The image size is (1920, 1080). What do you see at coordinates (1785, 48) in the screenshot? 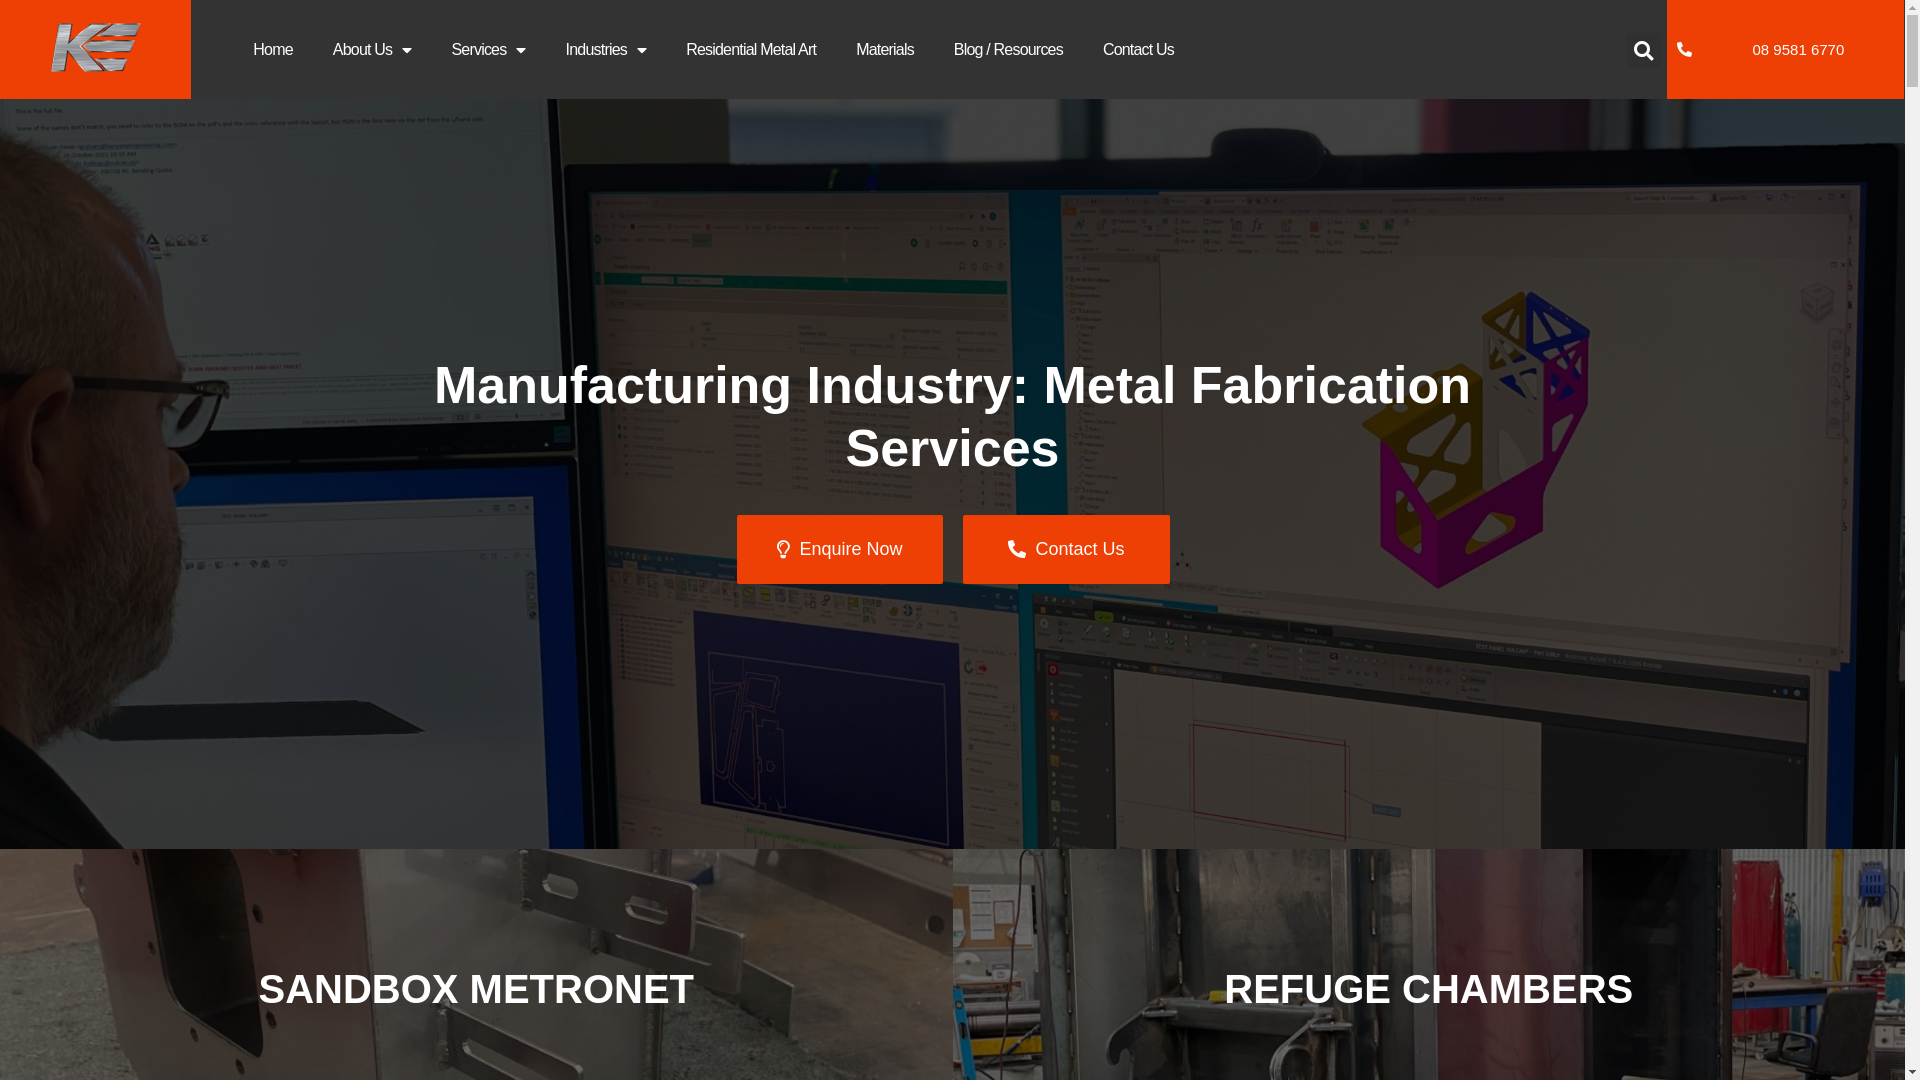
I see `'08 9581 6770'` at bounding box center [1785, 48].